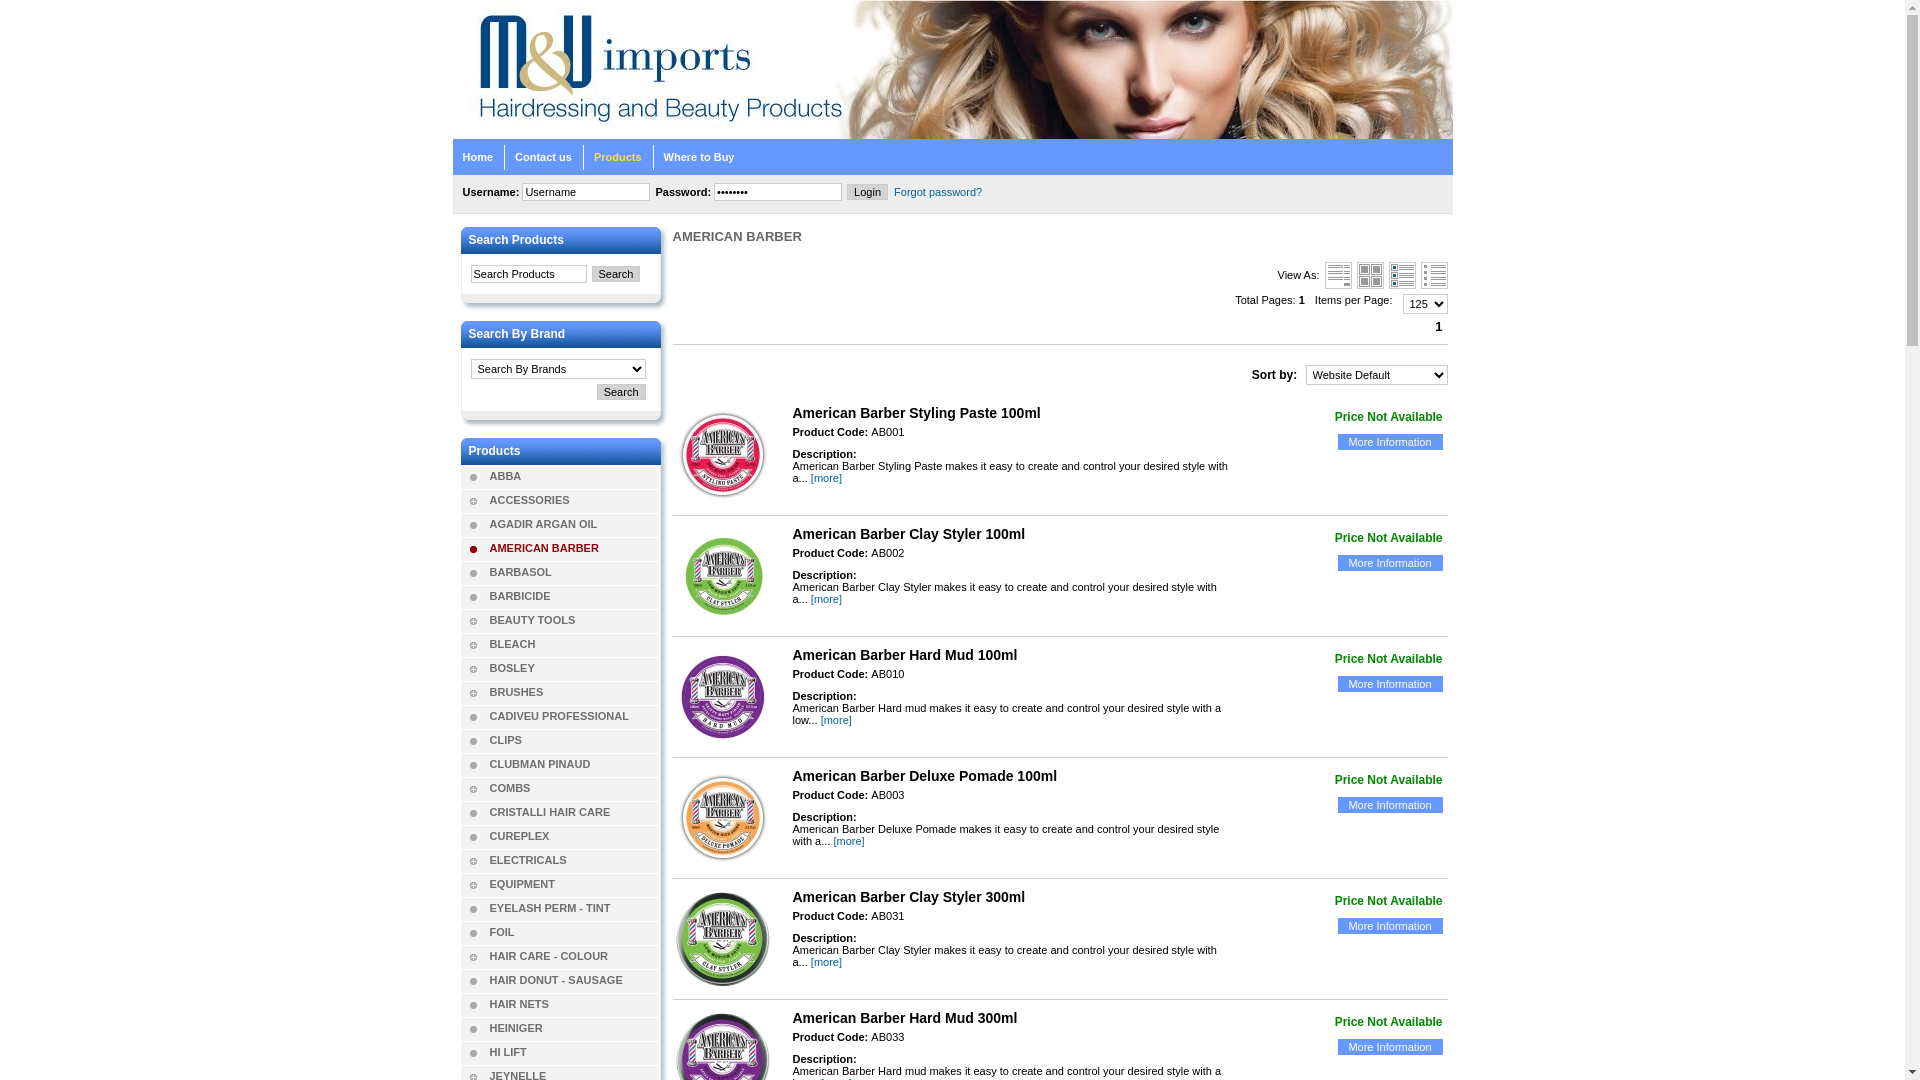 This screenshot has height=1080, width=1920. I want to click on 'HAIR NETS', so click(573, 1003).